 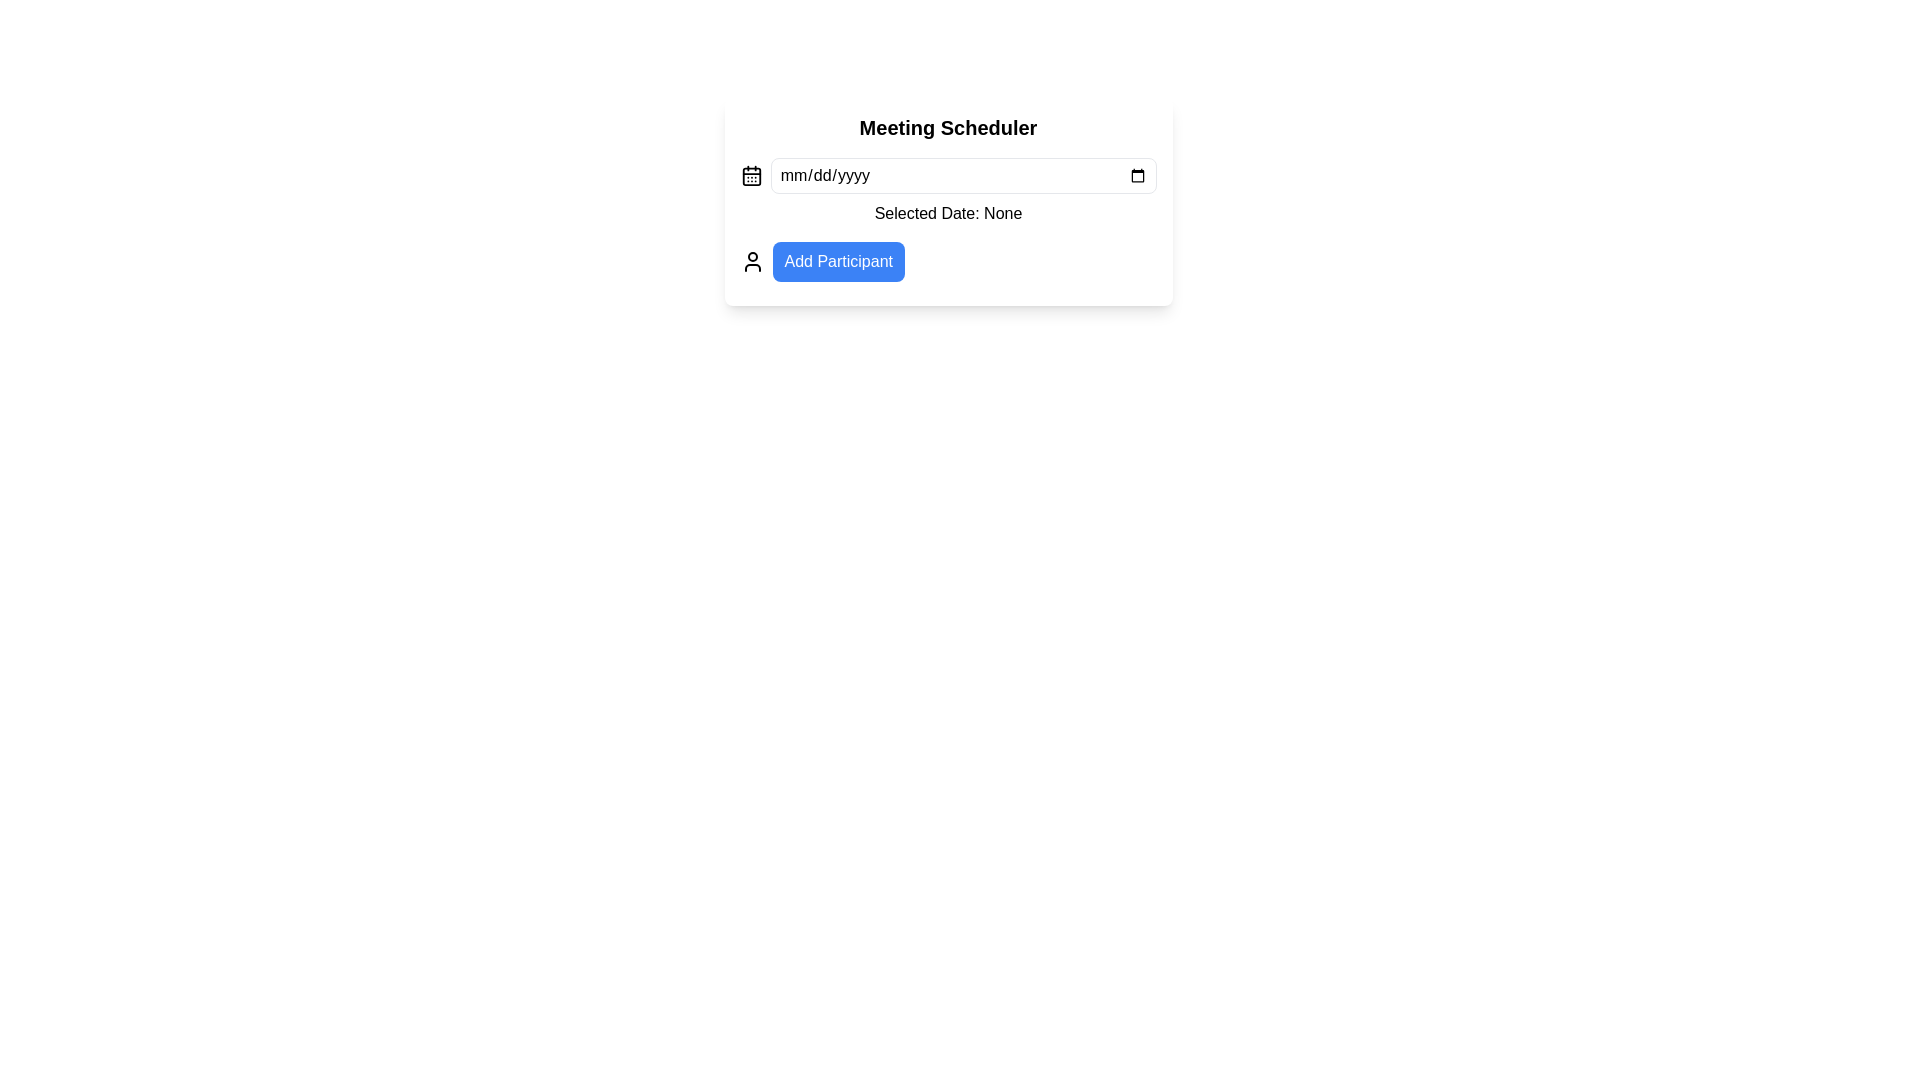 What do you see at coordinates (947, 213) in the screenshot?
I see `text label displaying 'Selected Date: None', which is located below the date input field and above the 'Add Participant' button` at bounding box center [947, 213].